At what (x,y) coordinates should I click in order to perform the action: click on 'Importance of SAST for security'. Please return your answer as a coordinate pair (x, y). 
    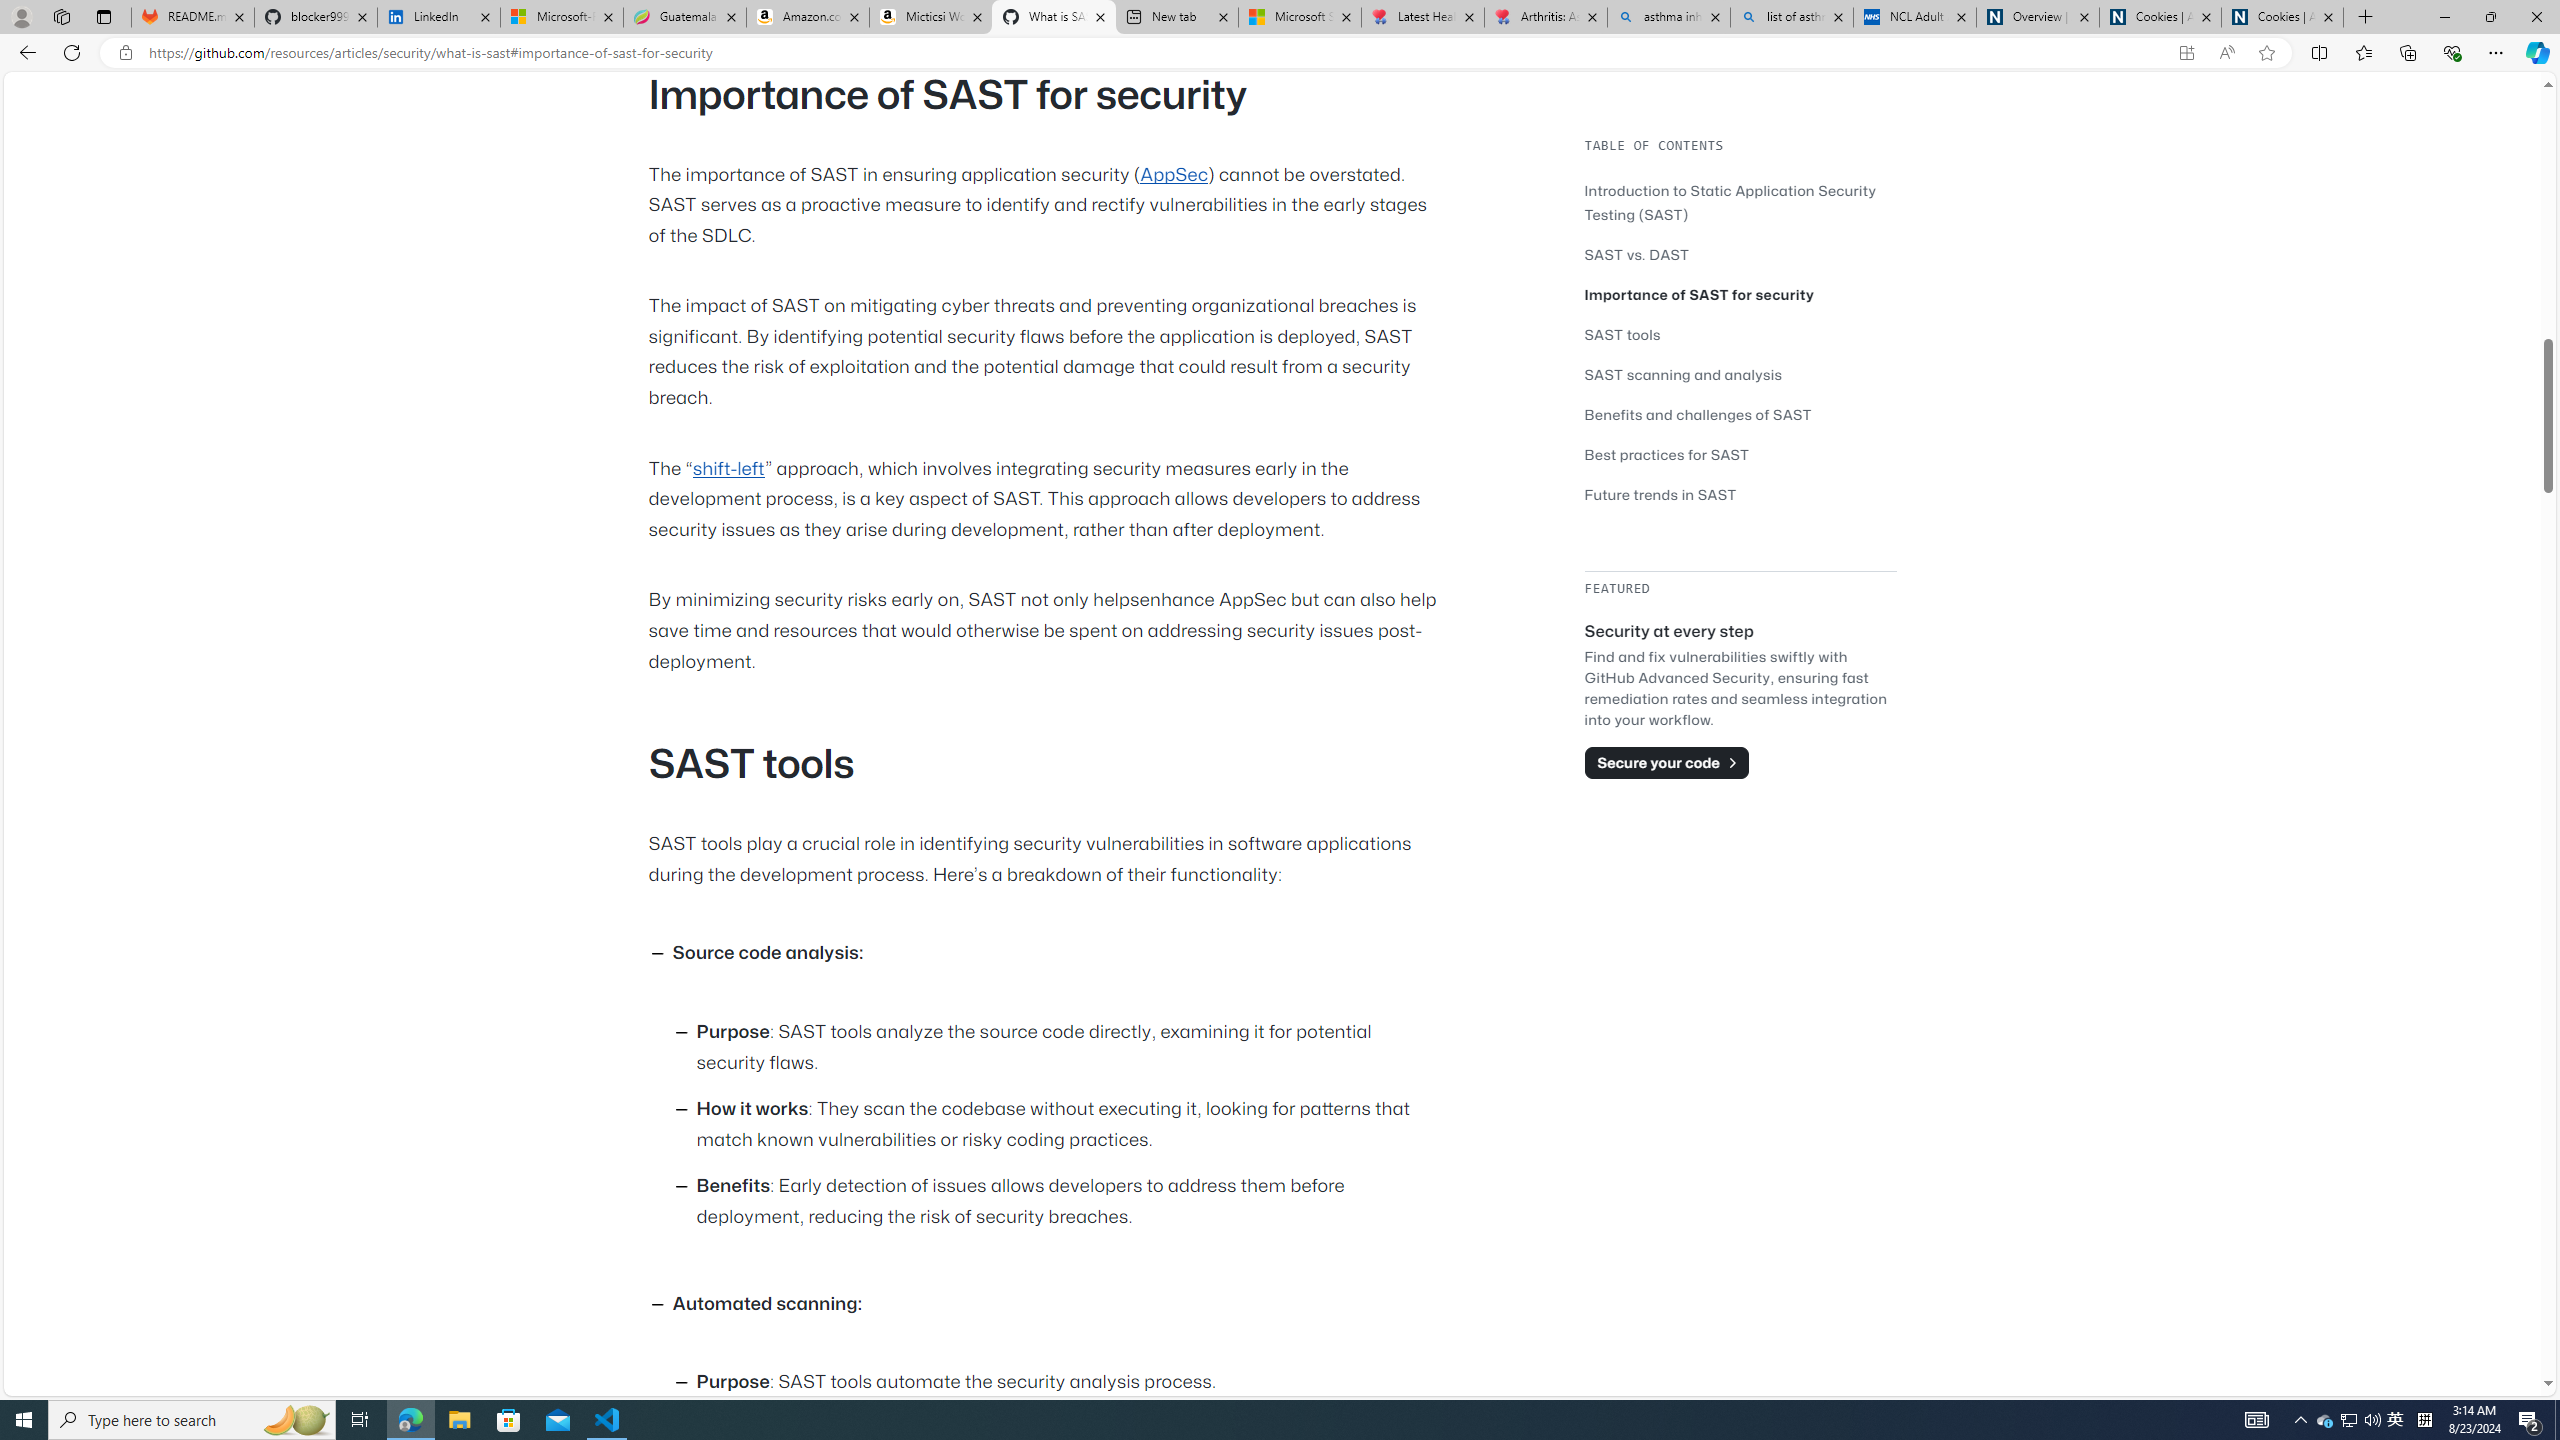
    Looking at the image, I should click on (1699, 294).